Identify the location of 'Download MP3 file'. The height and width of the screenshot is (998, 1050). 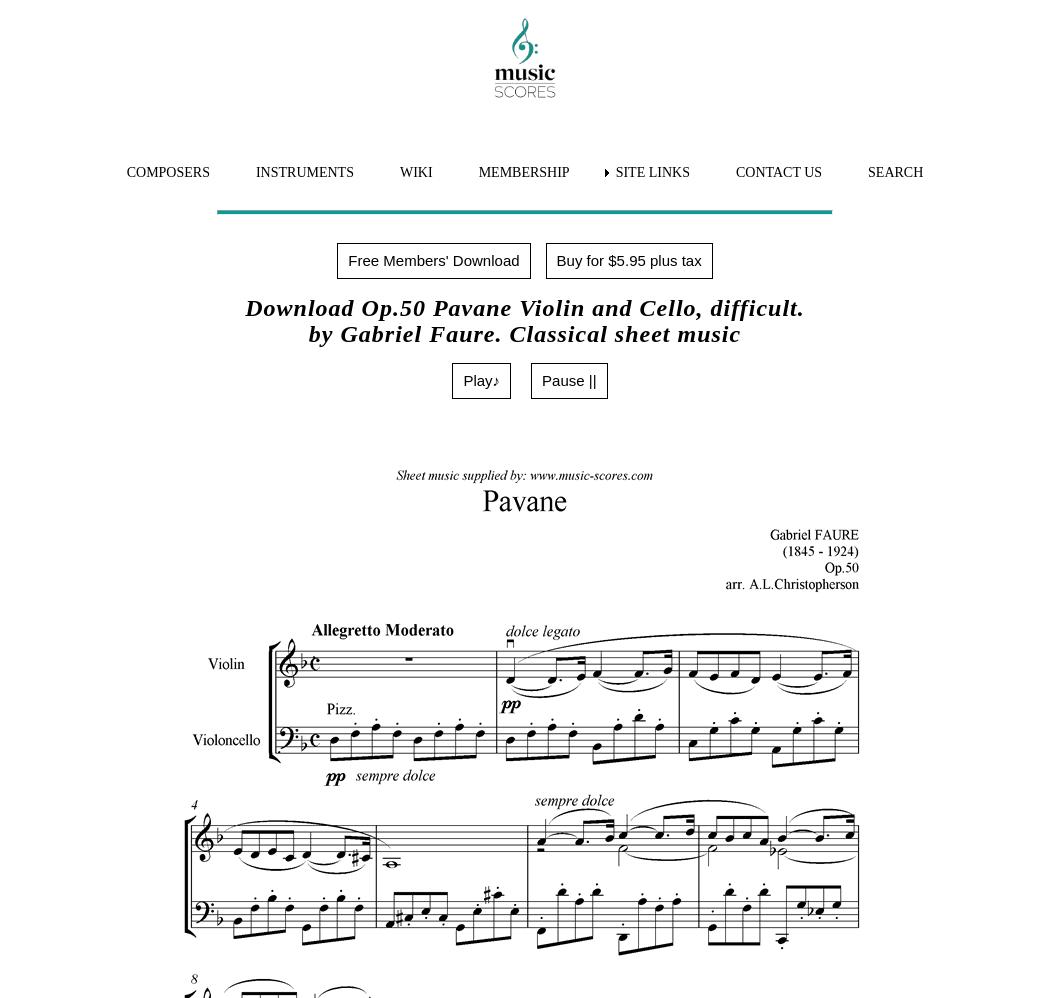
(106, 293).